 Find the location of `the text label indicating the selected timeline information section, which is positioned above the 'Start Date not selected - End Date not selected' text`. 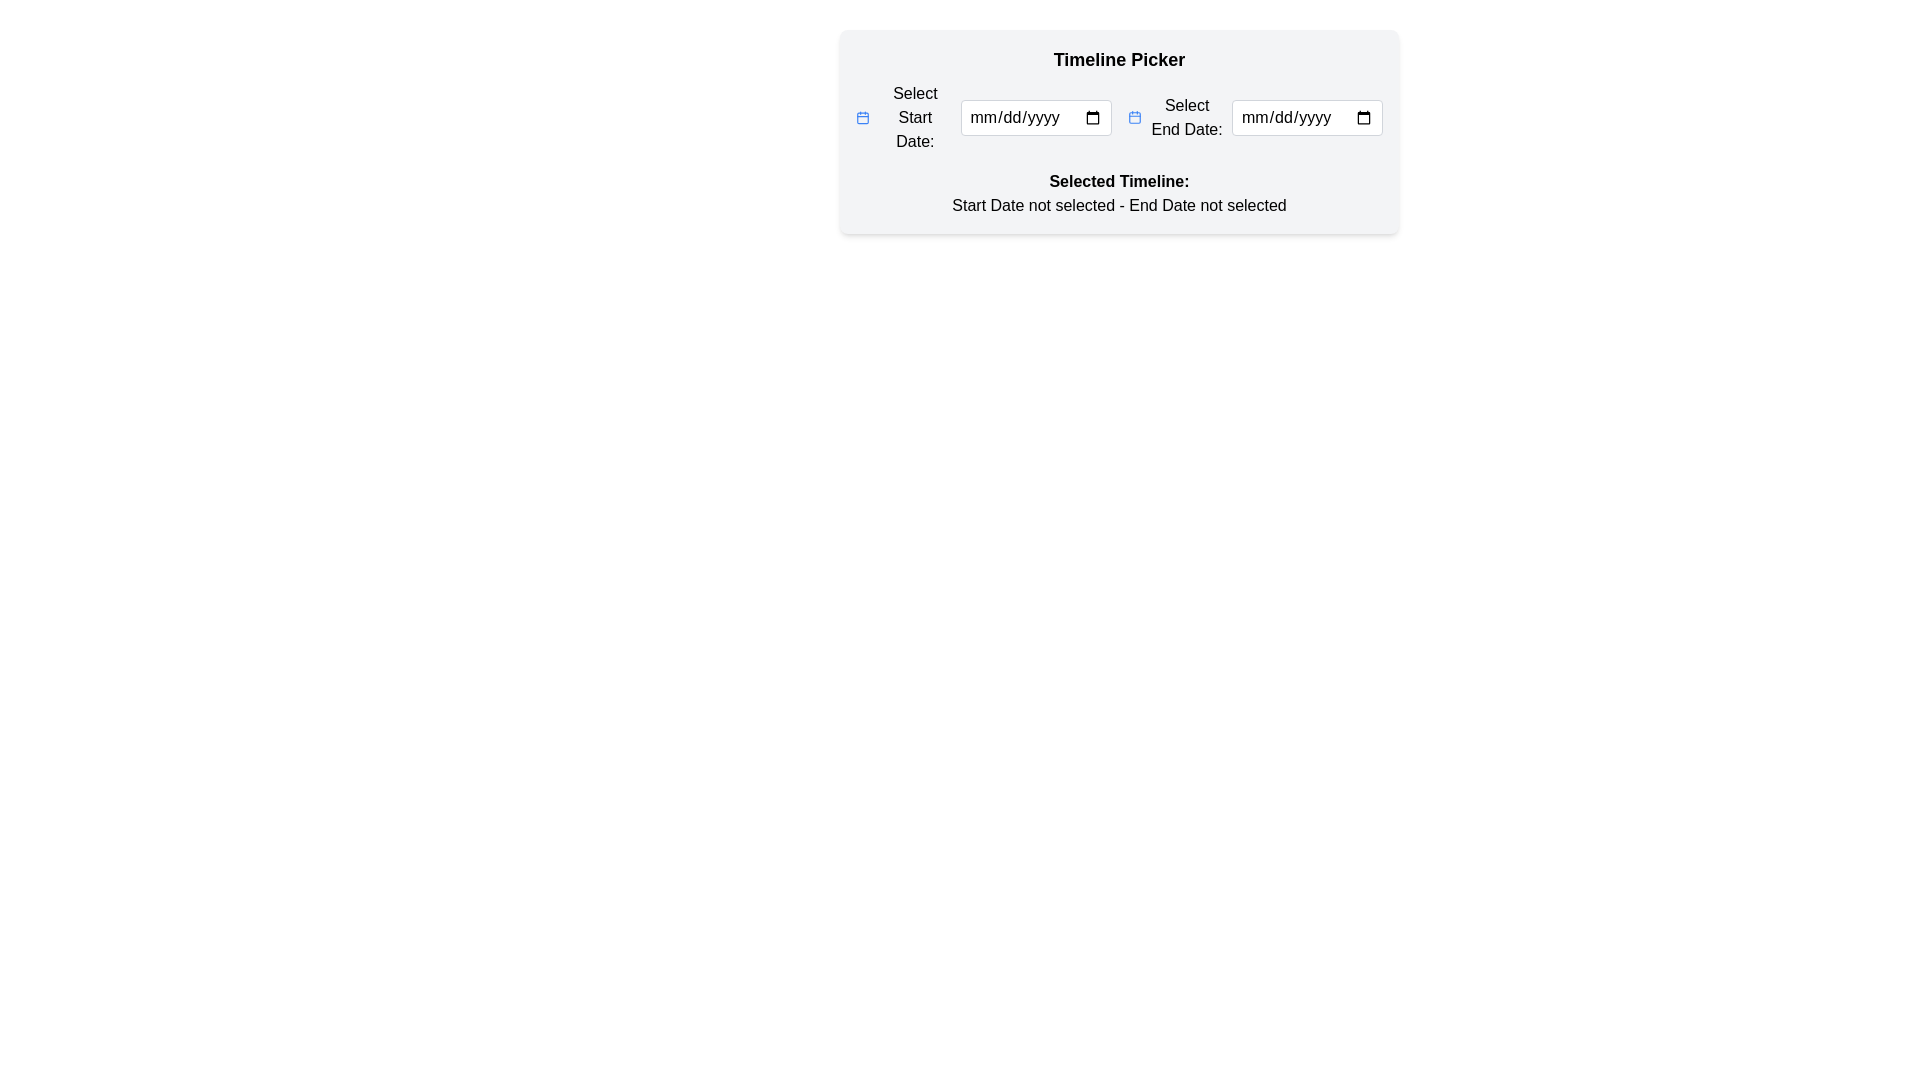

the text label indicating the selected timeline information section, which is positioned above the 'Start Date not selected - End Date not selected' text is located at coordinates (1118, 181).